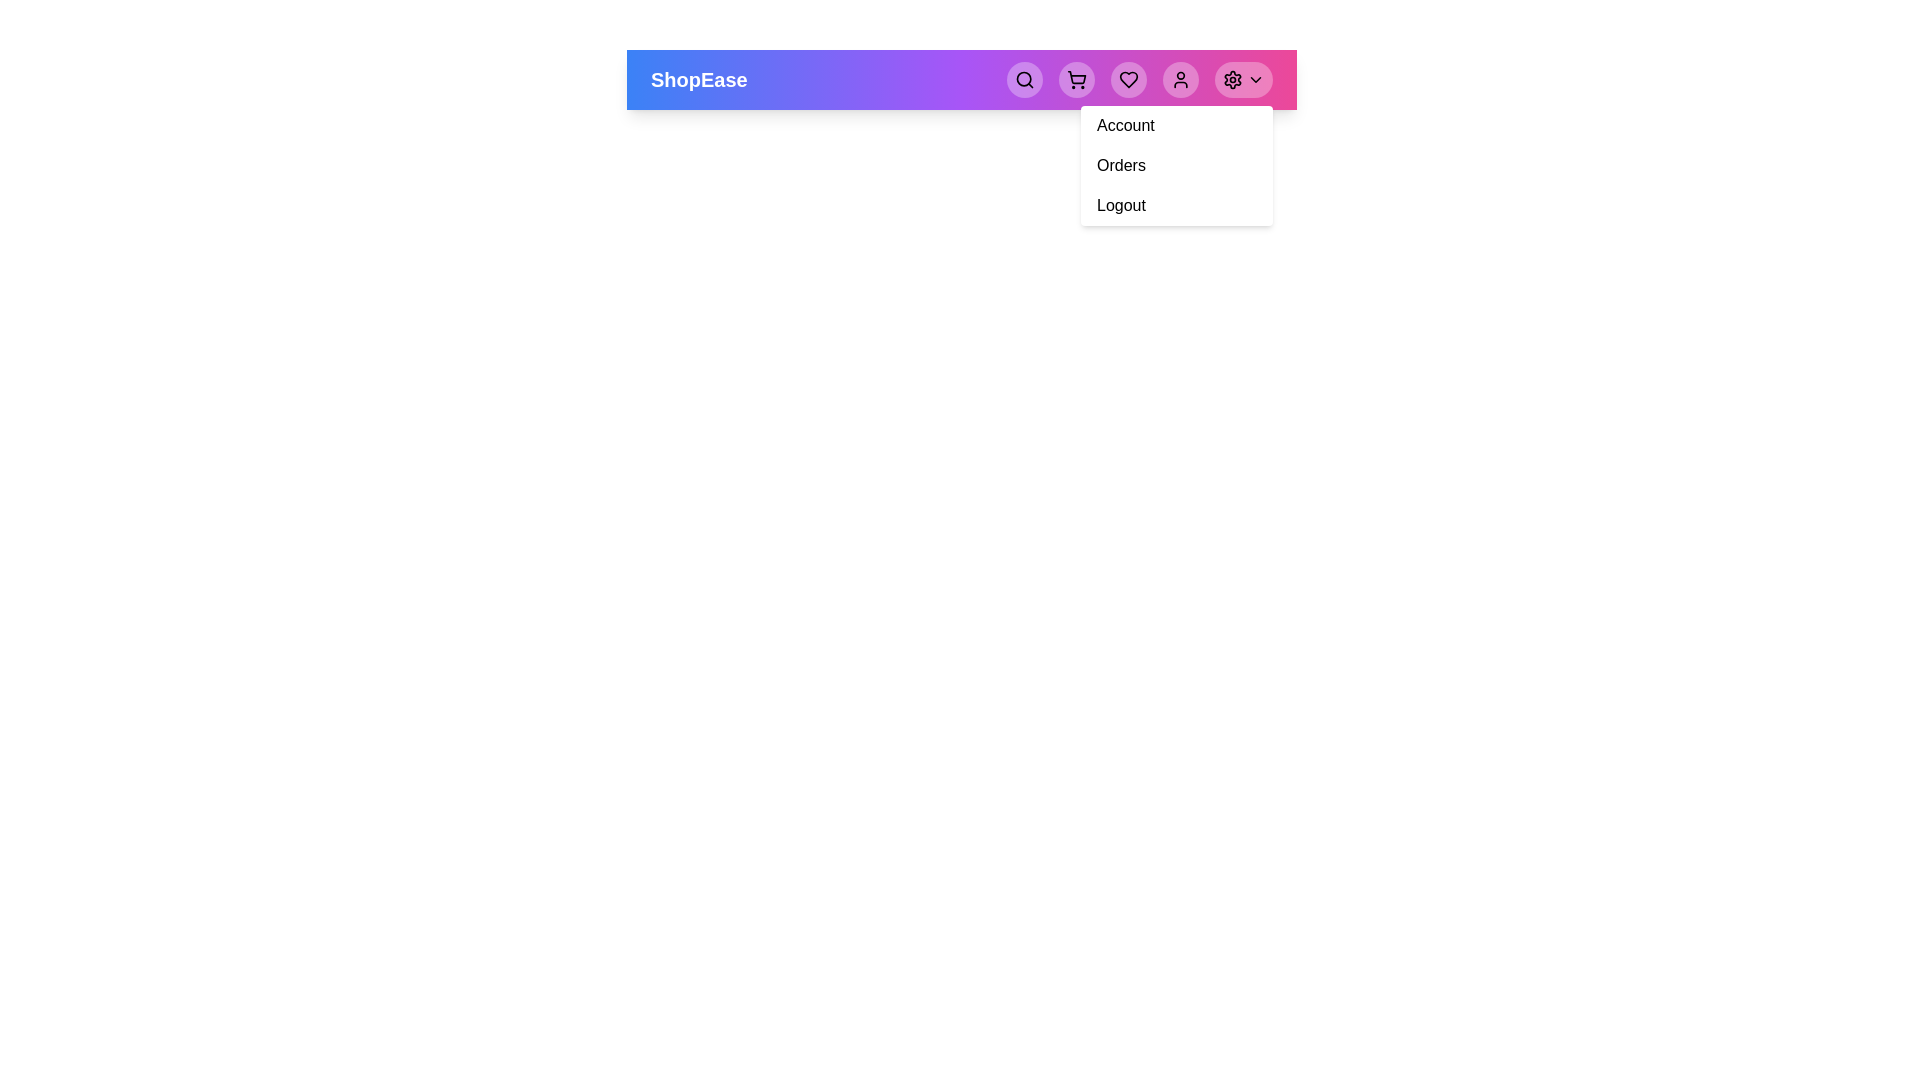 The height and width of the screenshot is (1080, 1920). Describe the element at coordinates (1125, 126) in the screenshot. I see `the 'Account' option in the menu` at that location.